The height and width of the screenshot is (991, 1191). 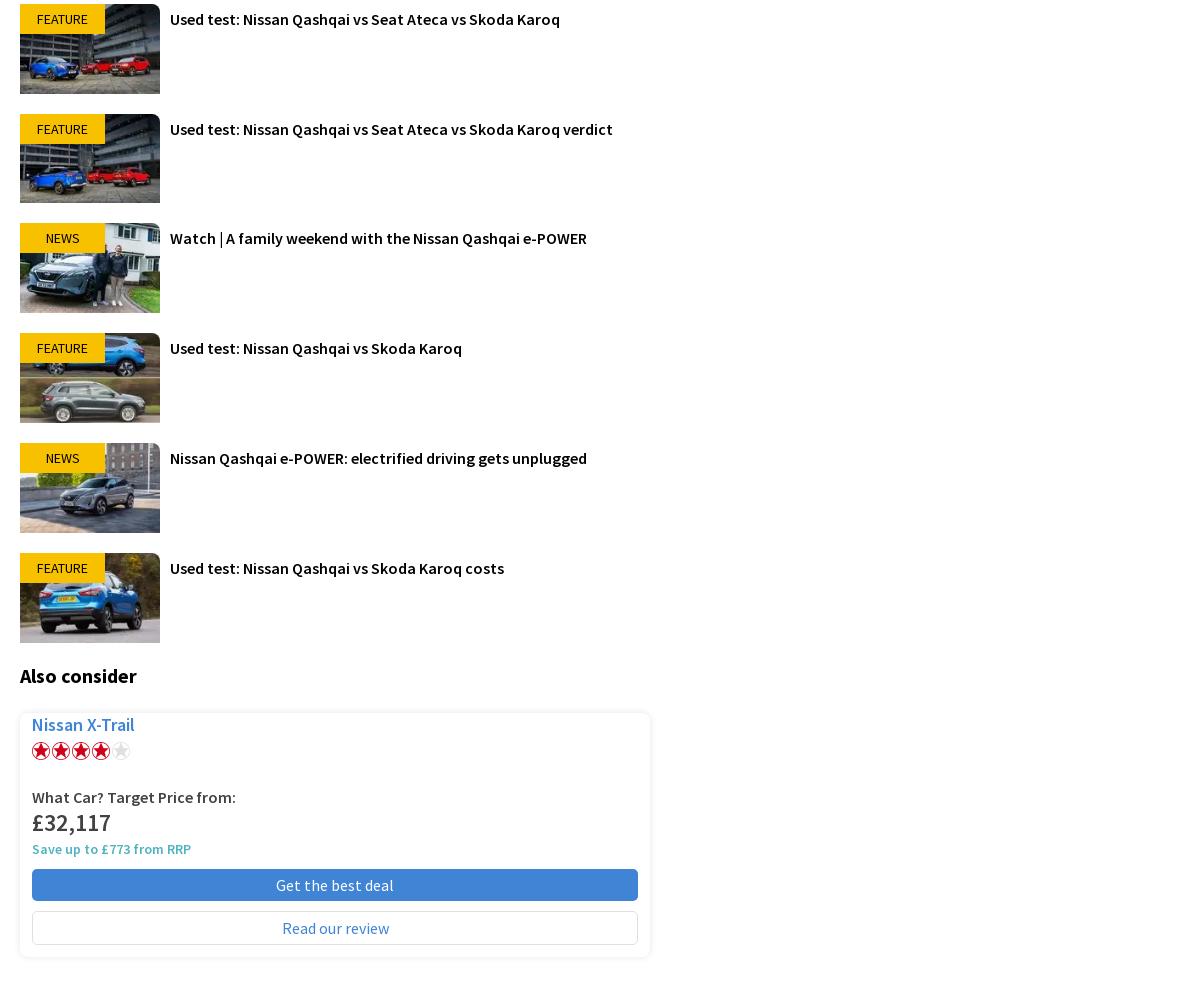 I want to click on 'Read our review', so click(x=333, y=926).